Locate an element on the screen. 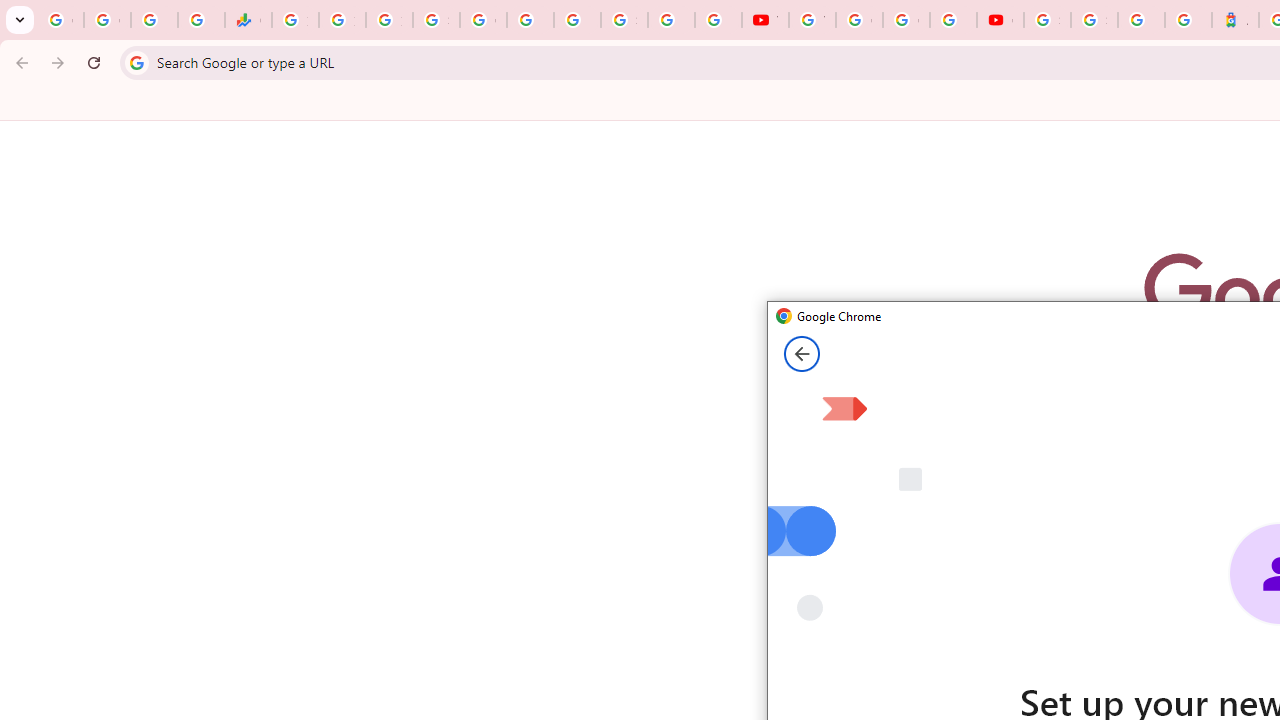  'Back from Set up your new Chrome profile page' is located at coordinates (801, 353).